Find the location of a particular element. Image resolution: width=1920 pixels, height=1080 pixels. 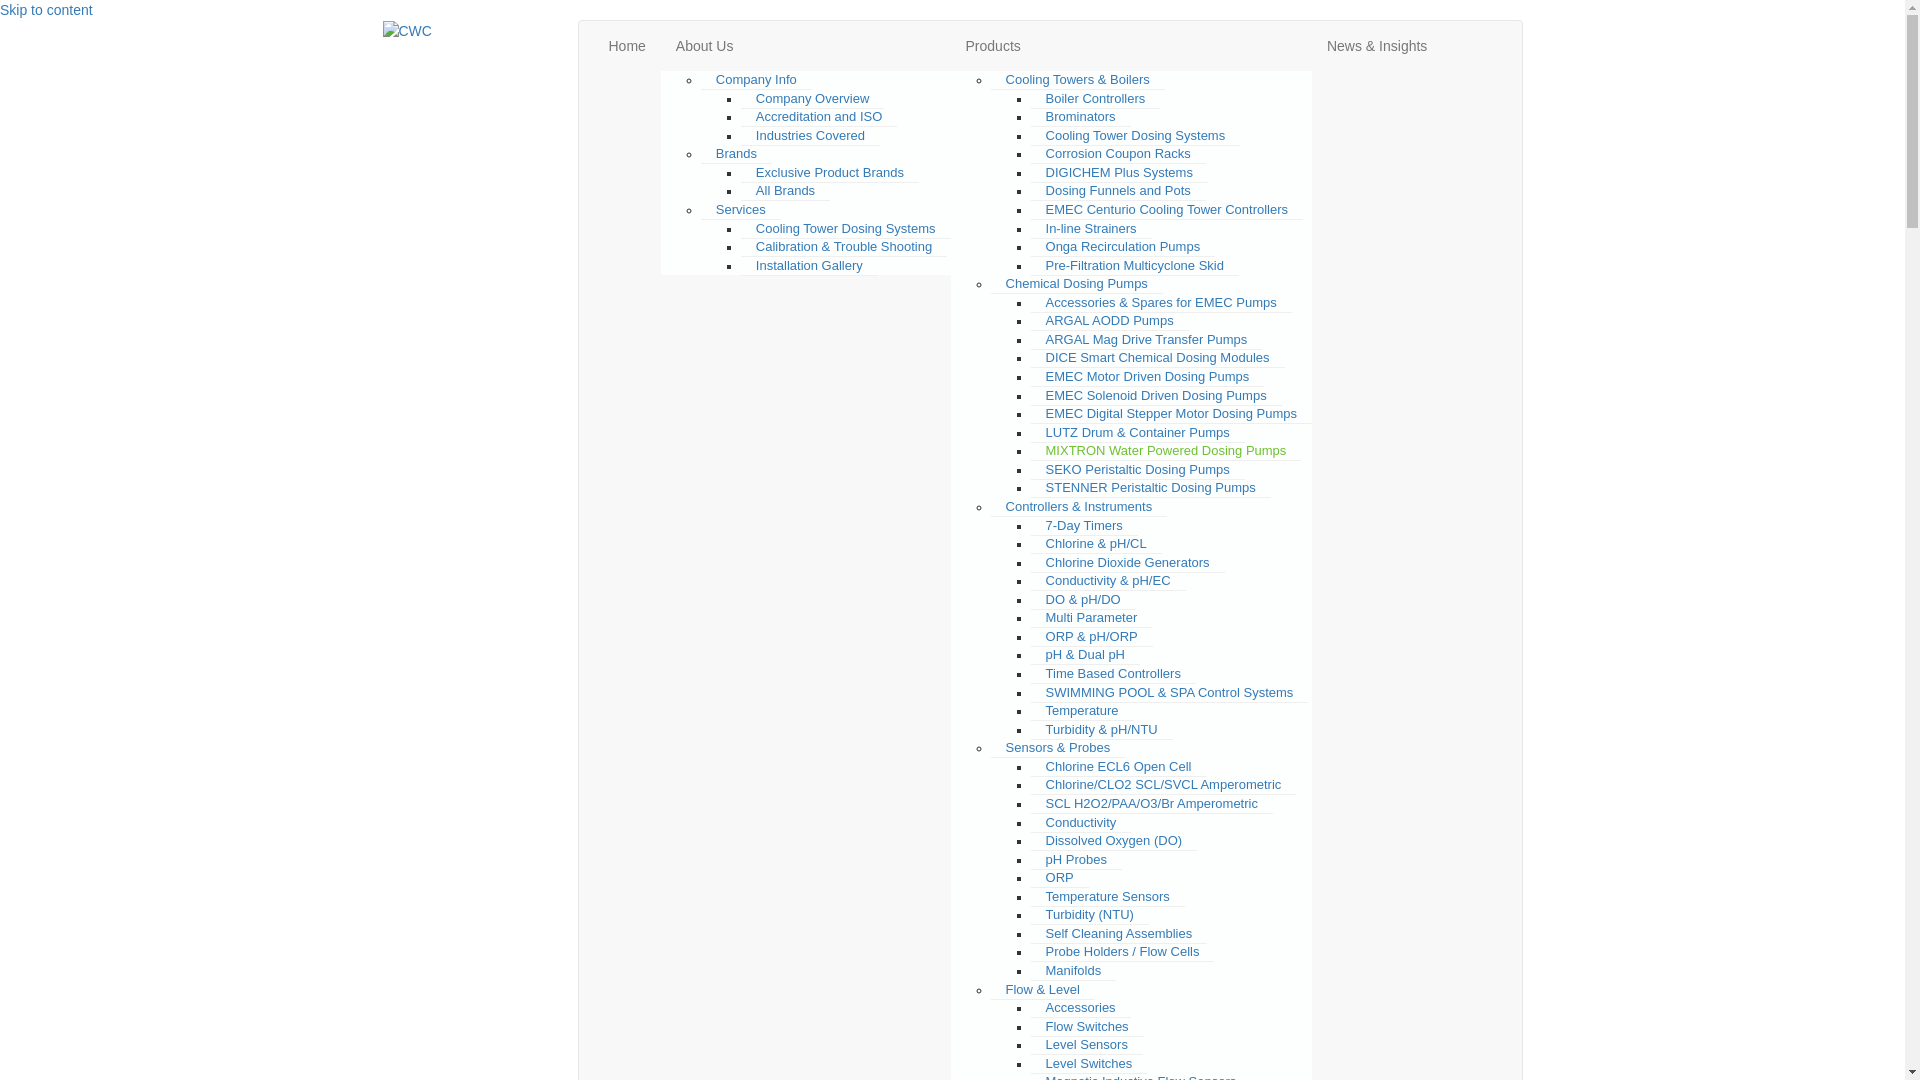

'Industries Covered' is located at coordinates (810, 135).